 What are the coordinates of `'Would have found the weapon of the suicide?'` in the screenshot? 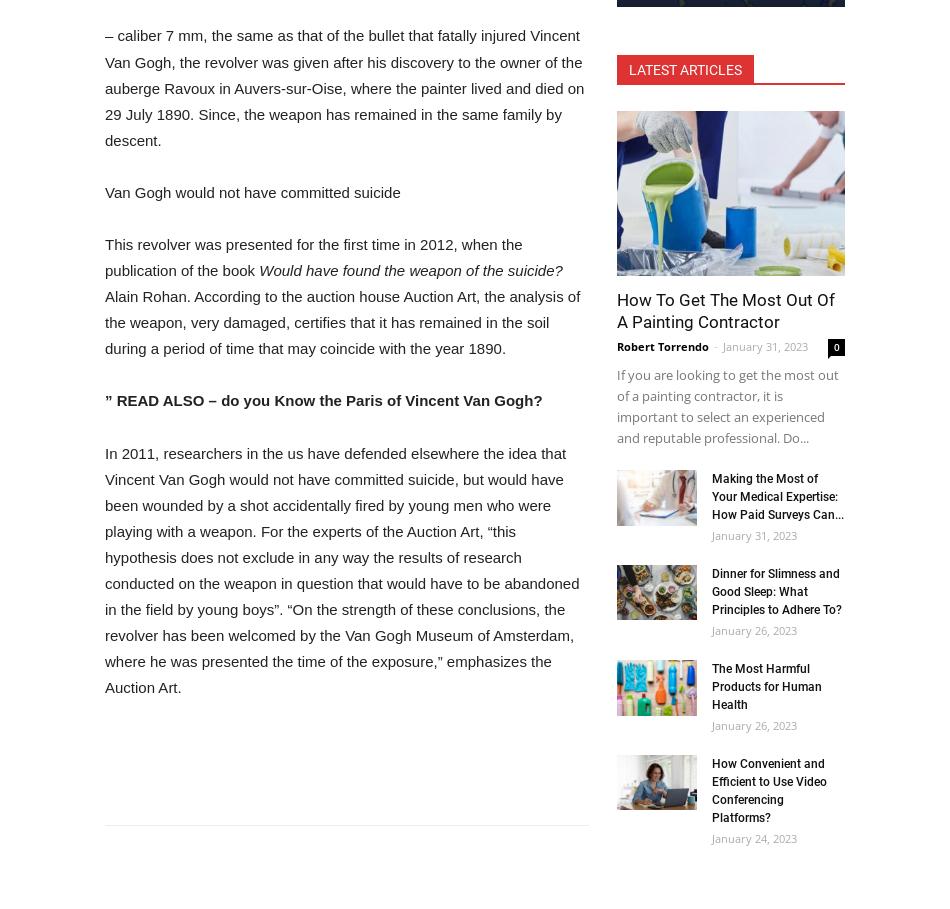 It's located at (409, 270).